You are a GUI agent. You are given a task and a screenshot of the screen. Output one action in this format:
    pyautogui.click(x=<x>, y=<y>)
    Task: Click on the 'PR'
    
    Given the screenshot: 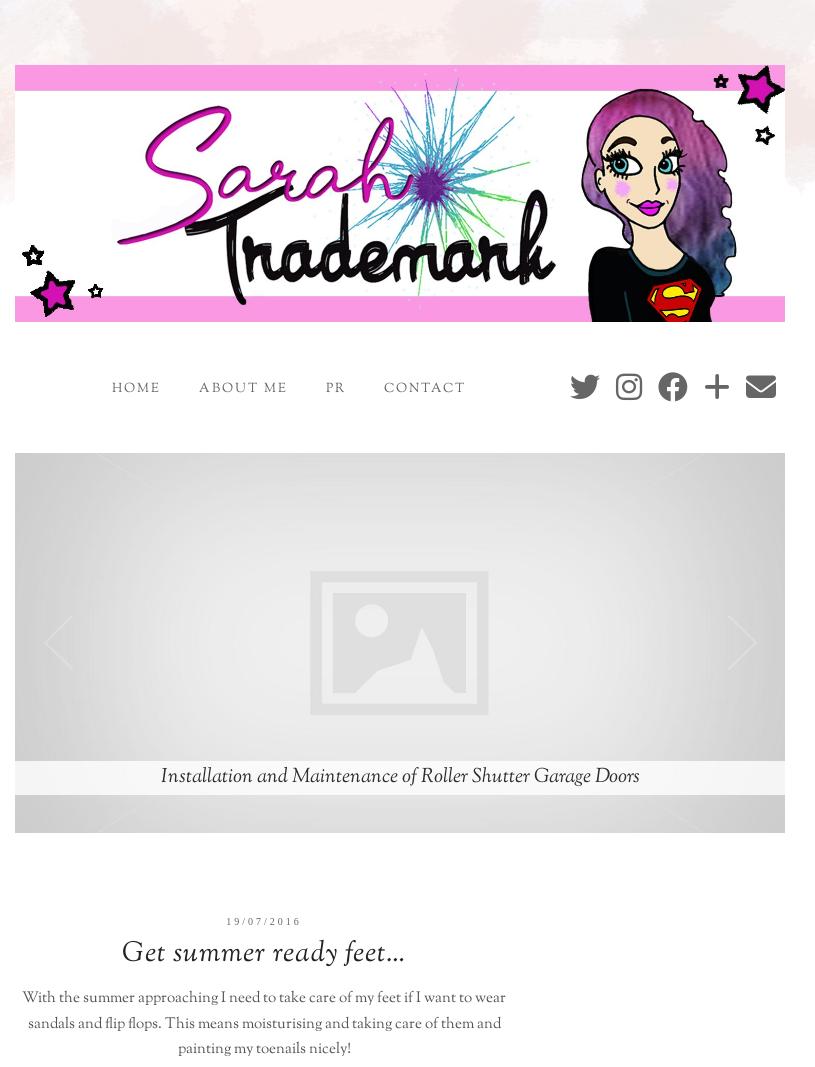 What is the action you would take?
    pyautogui.click(x=335, y=386)
    